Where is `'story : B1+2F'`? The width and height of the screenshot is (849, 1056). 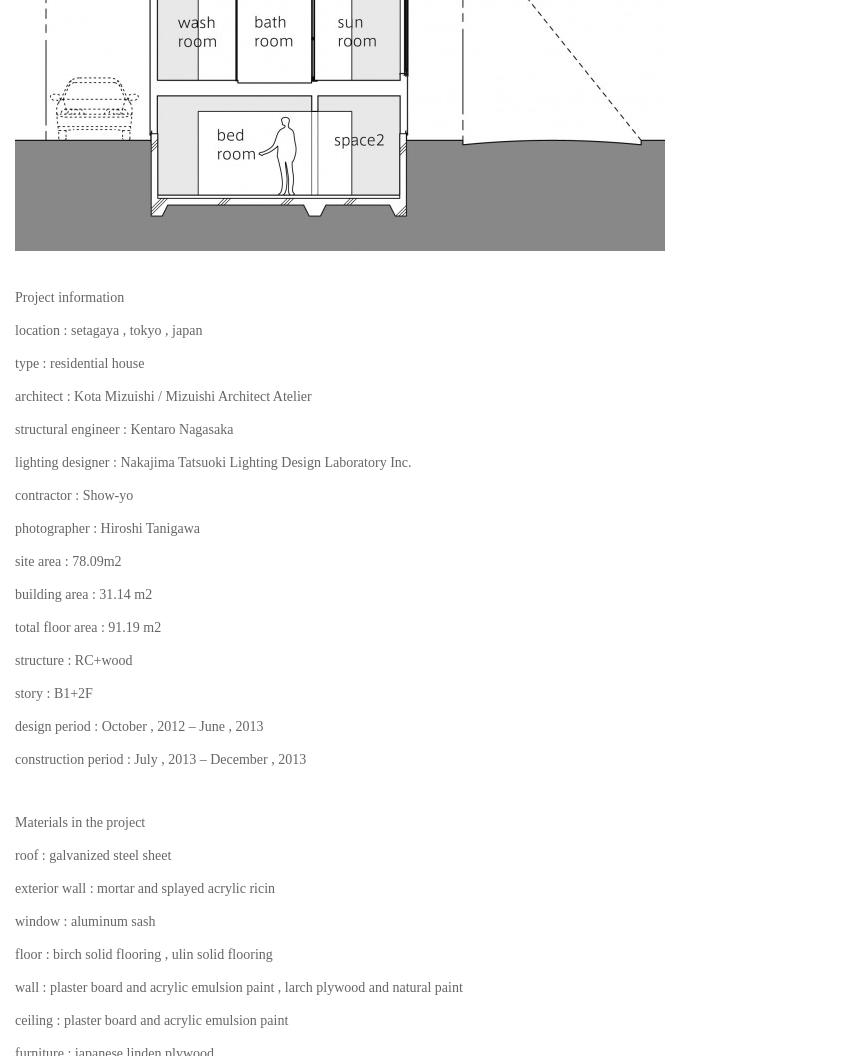
'story : B1+2F' is located at coordinates (53, 692).